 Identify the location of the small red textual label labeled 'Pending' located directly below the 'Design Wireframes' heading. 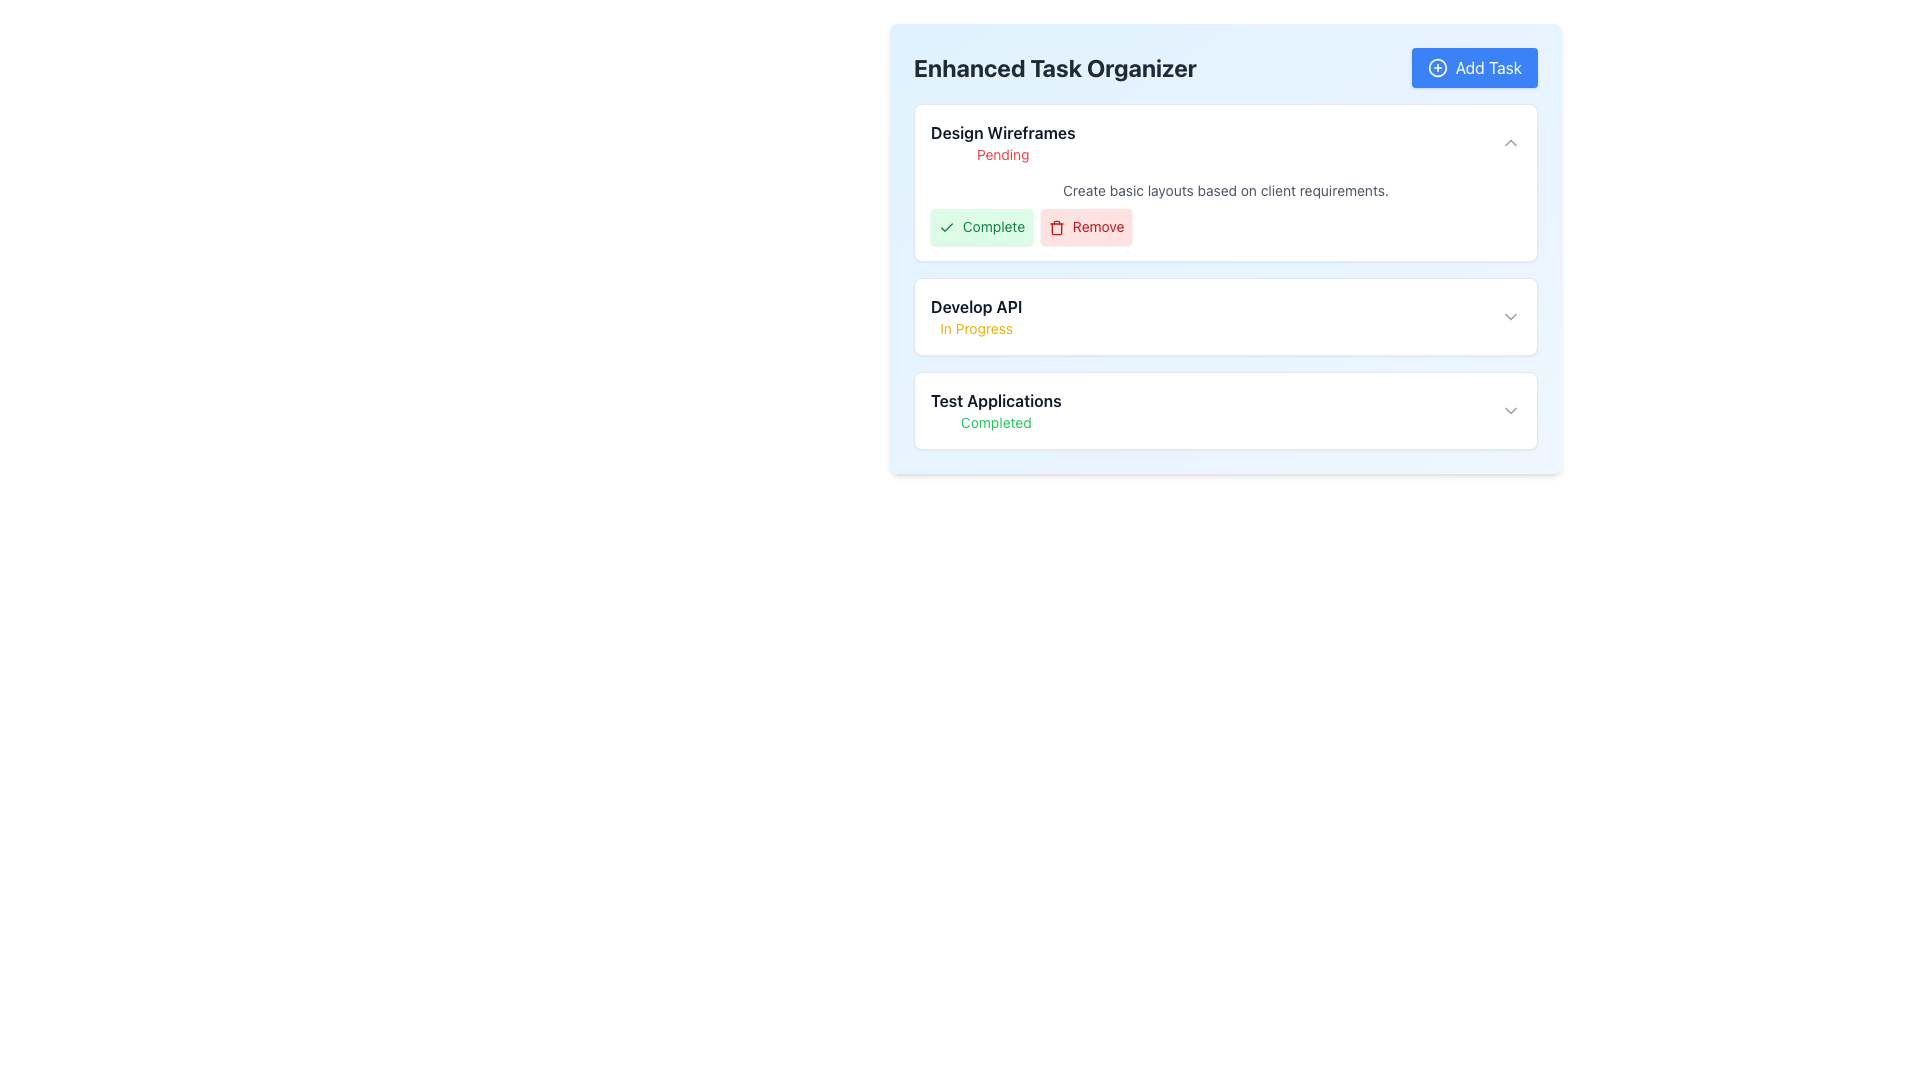
(1003, 153).